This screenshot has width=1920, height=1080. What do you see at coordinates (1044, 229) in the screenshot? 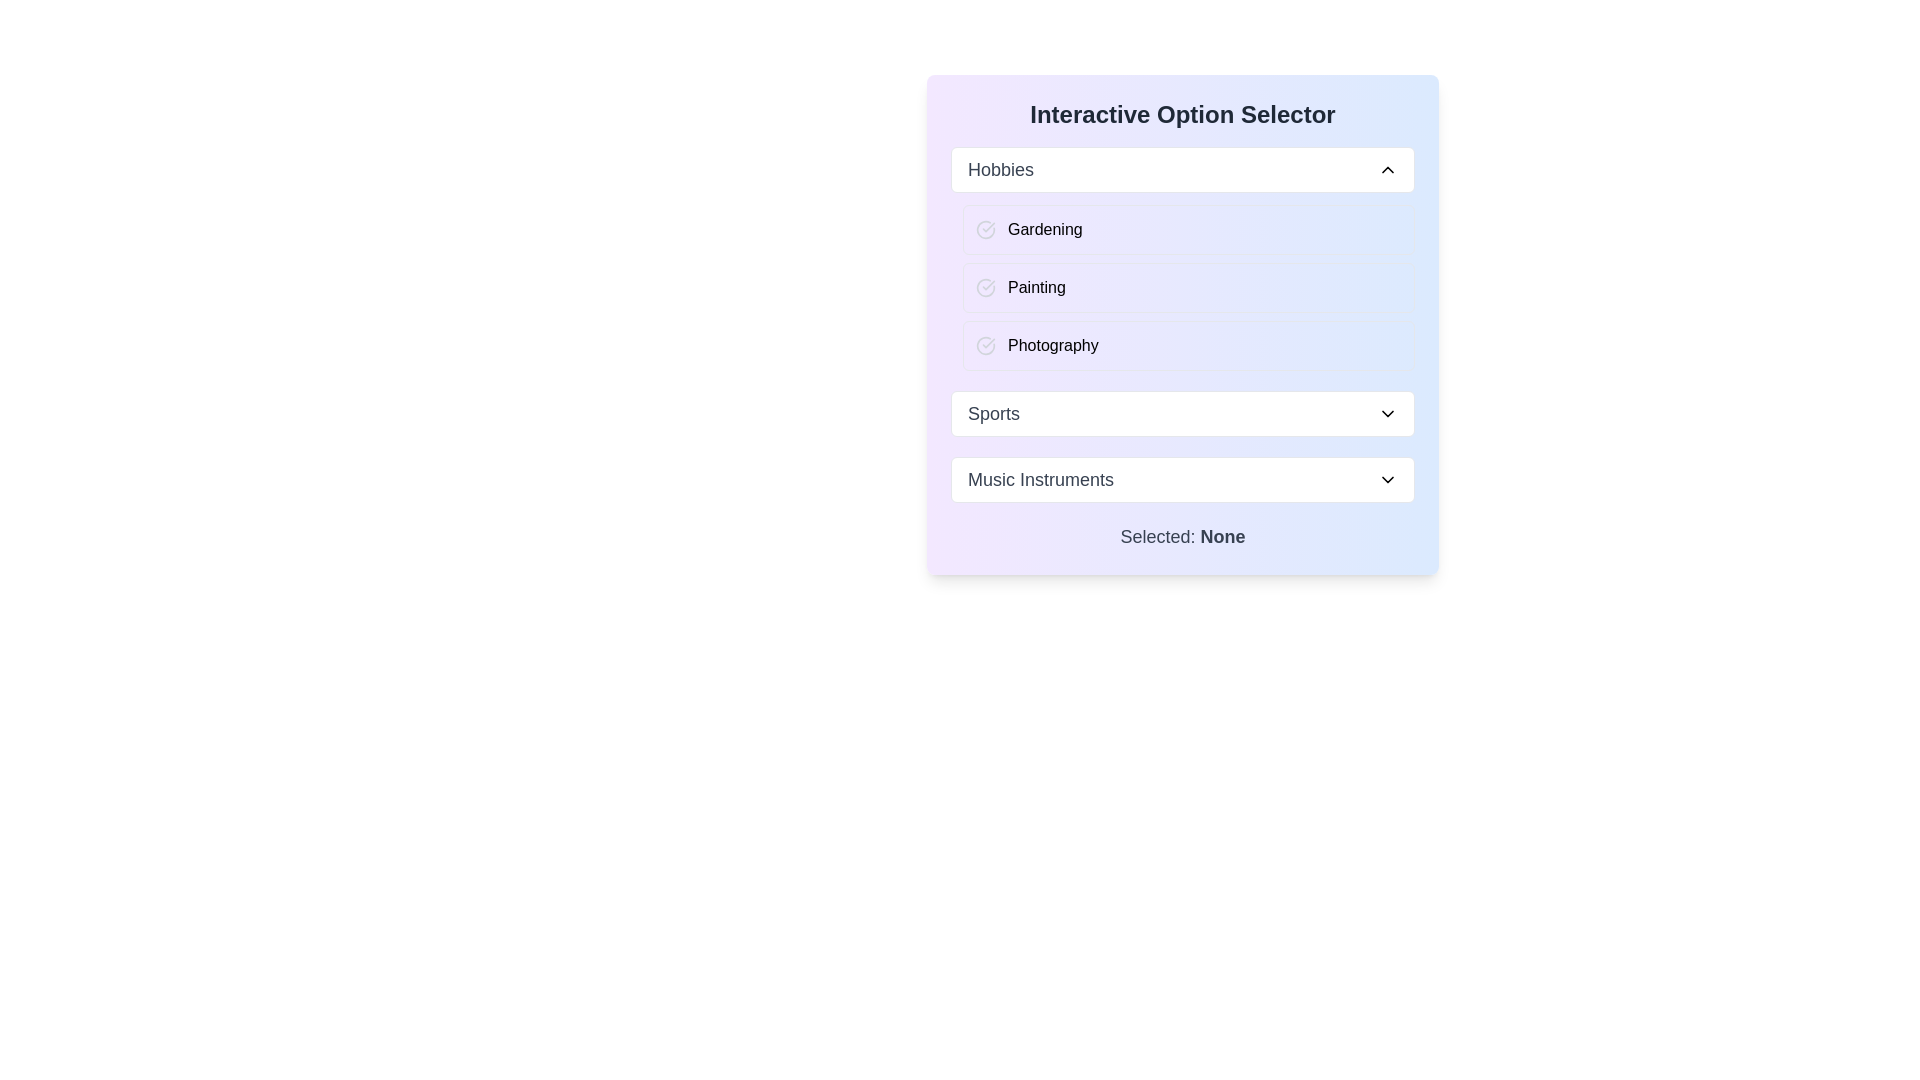
I see `the 'Gardening' static text label in the 'Hobbies' dropdown list, which is located to the right of the associated checkmark icon` at bounding box center [1044, 229].